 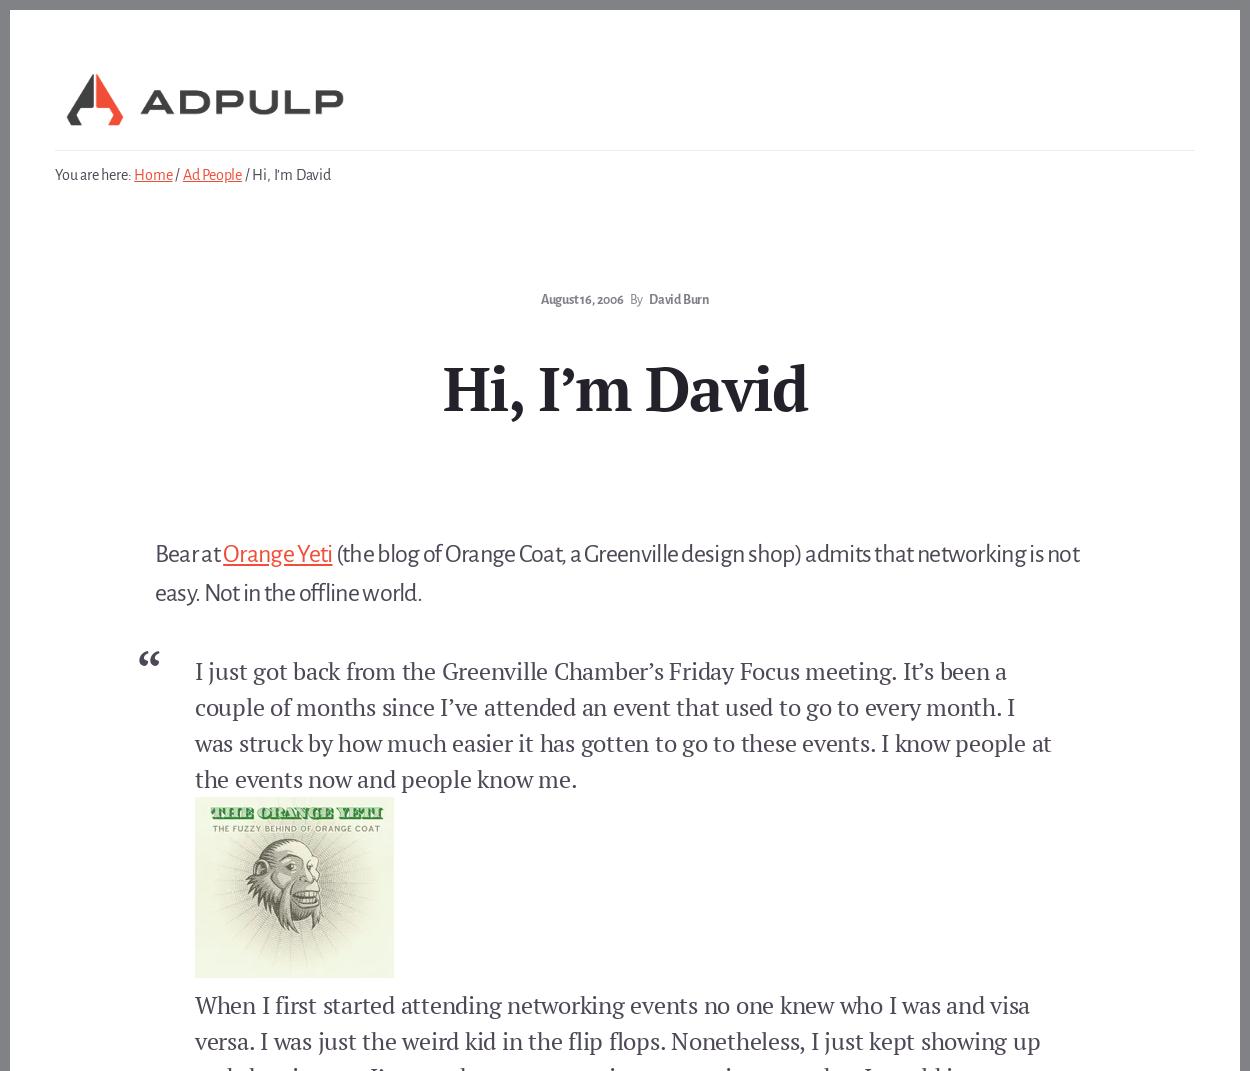 I want to click on 'Ad People', so click(x=211, y=174).